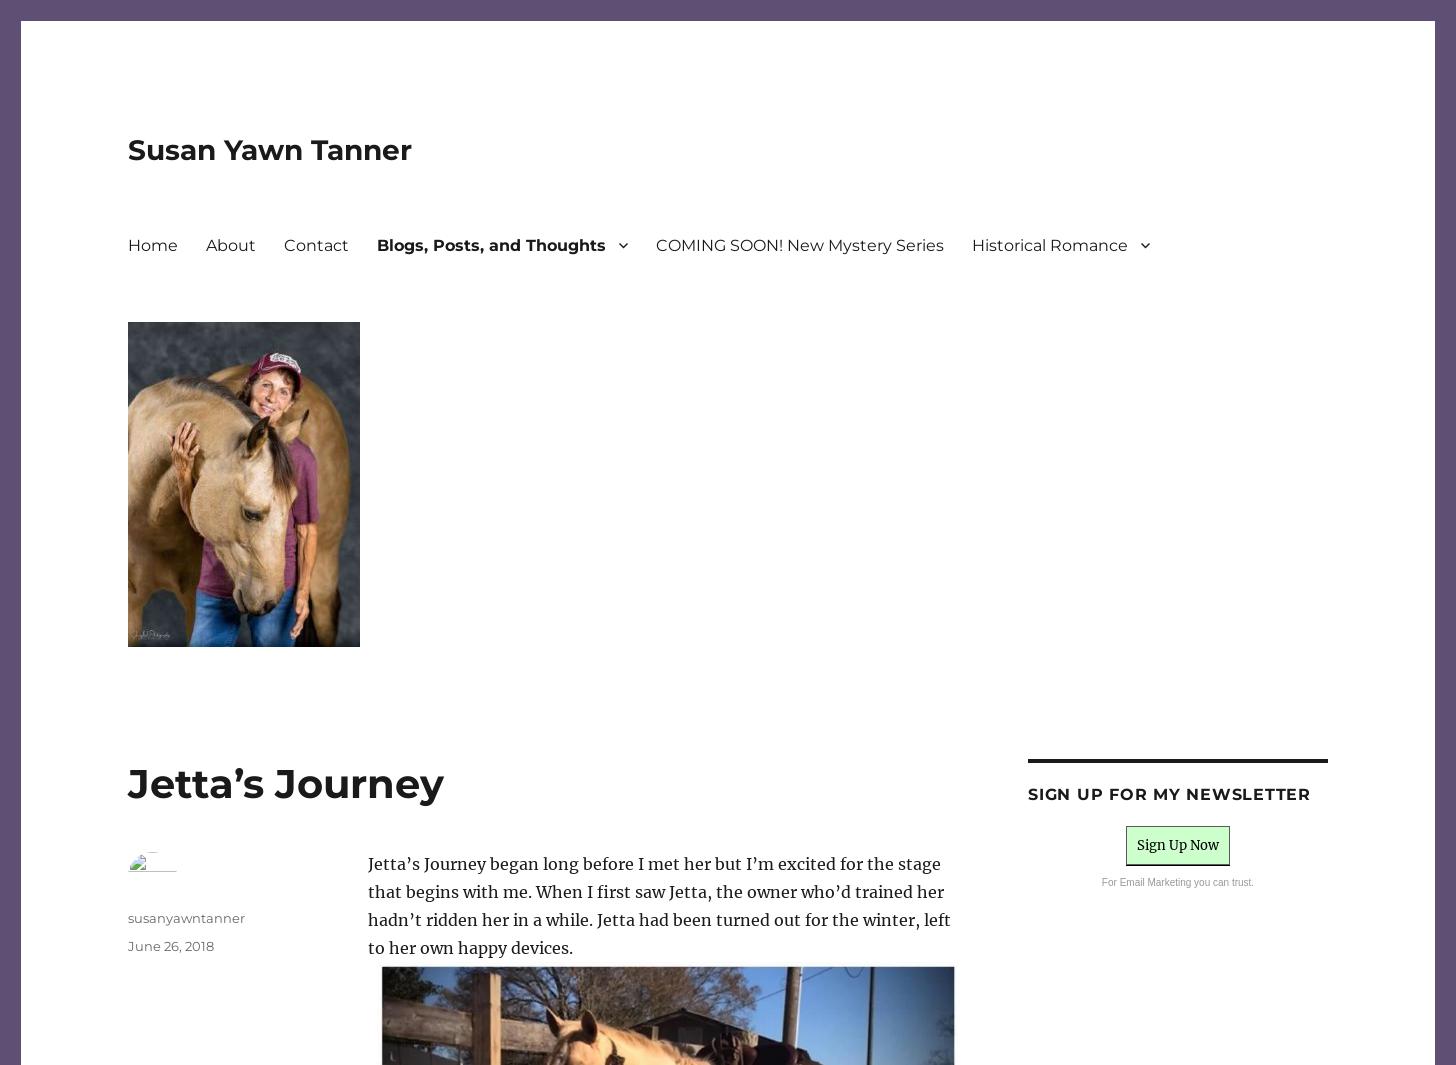 The image size is (1456, 1065). Describe the element at coordinates (1169, 794) in the screenshot. I see `'Sign up for my newsletter'` at that location.